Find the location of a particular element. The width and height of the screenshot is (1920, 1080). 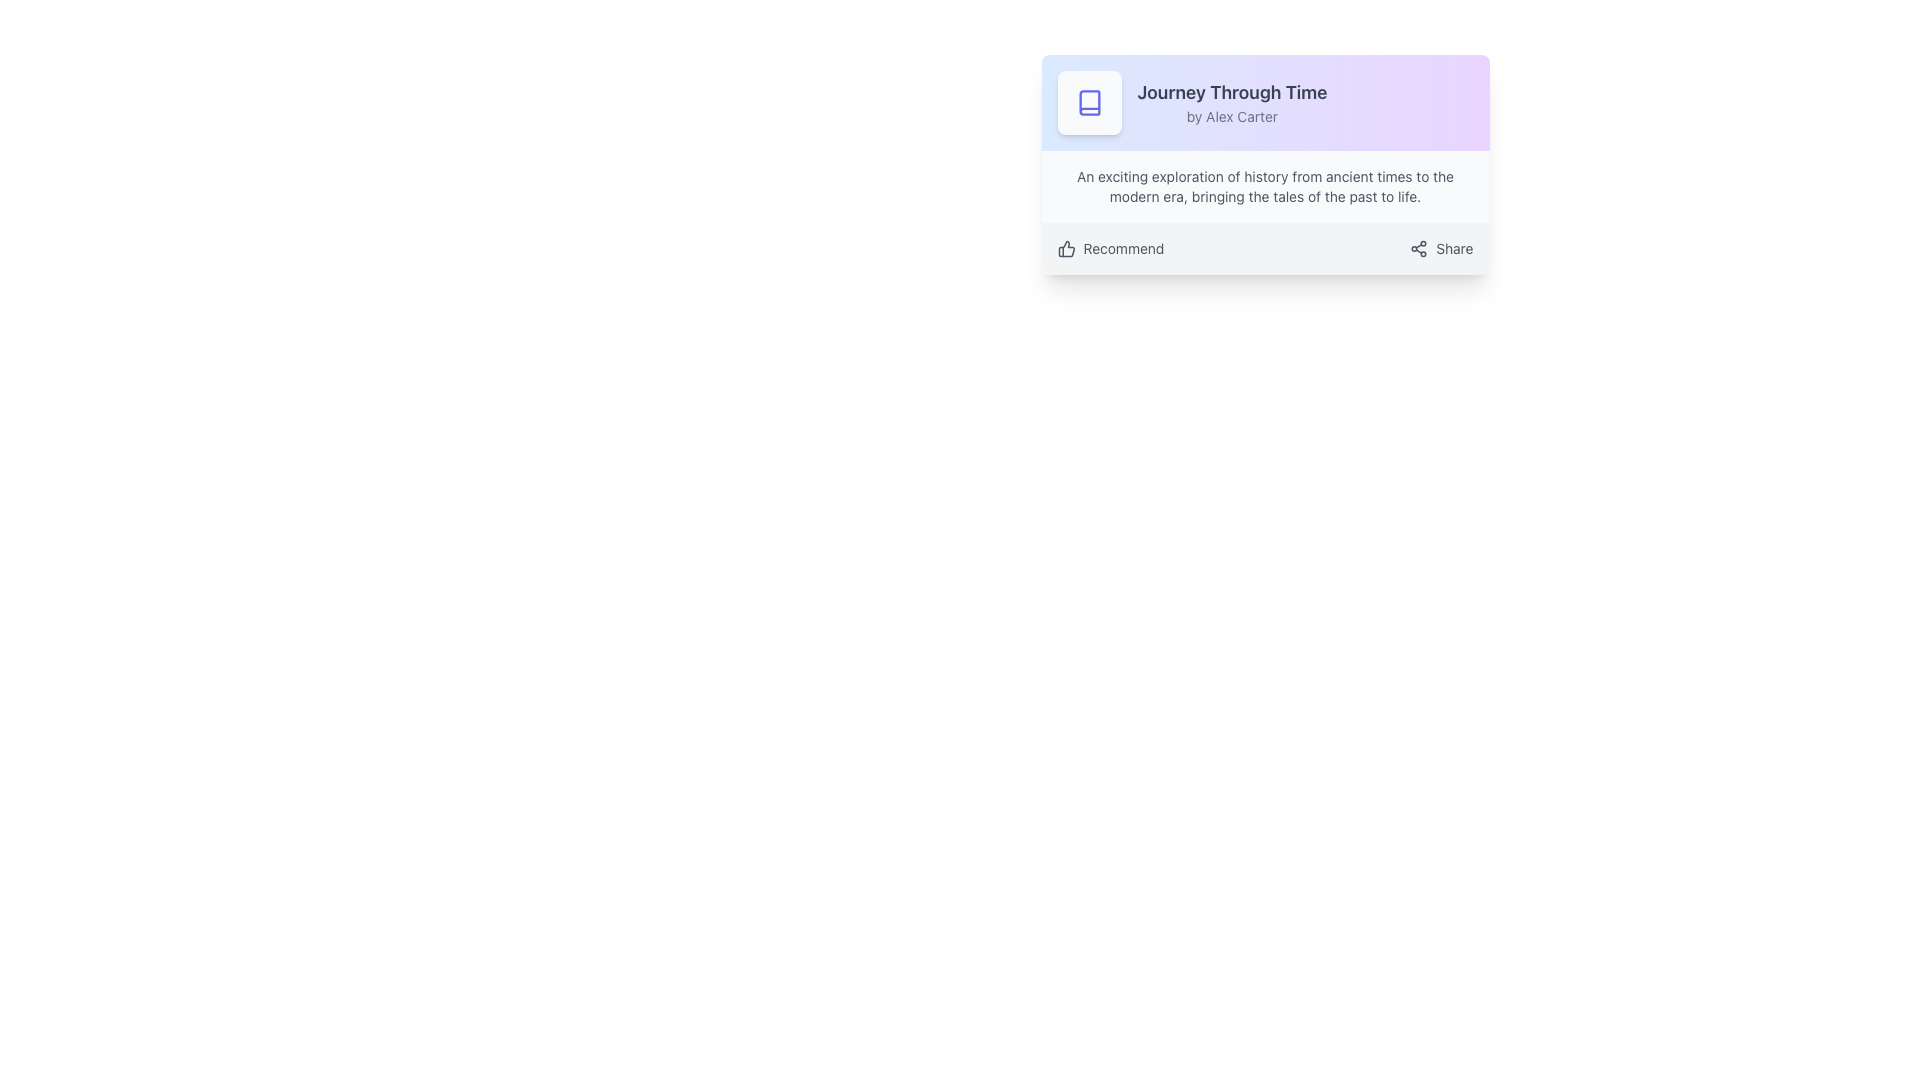

the informational text that reads 'by Alex Carter', which is styled in a smaller, grayed-out font and positioned below the title 'Journey Through Time' in the card layout is located at coordinates (1231, 116).